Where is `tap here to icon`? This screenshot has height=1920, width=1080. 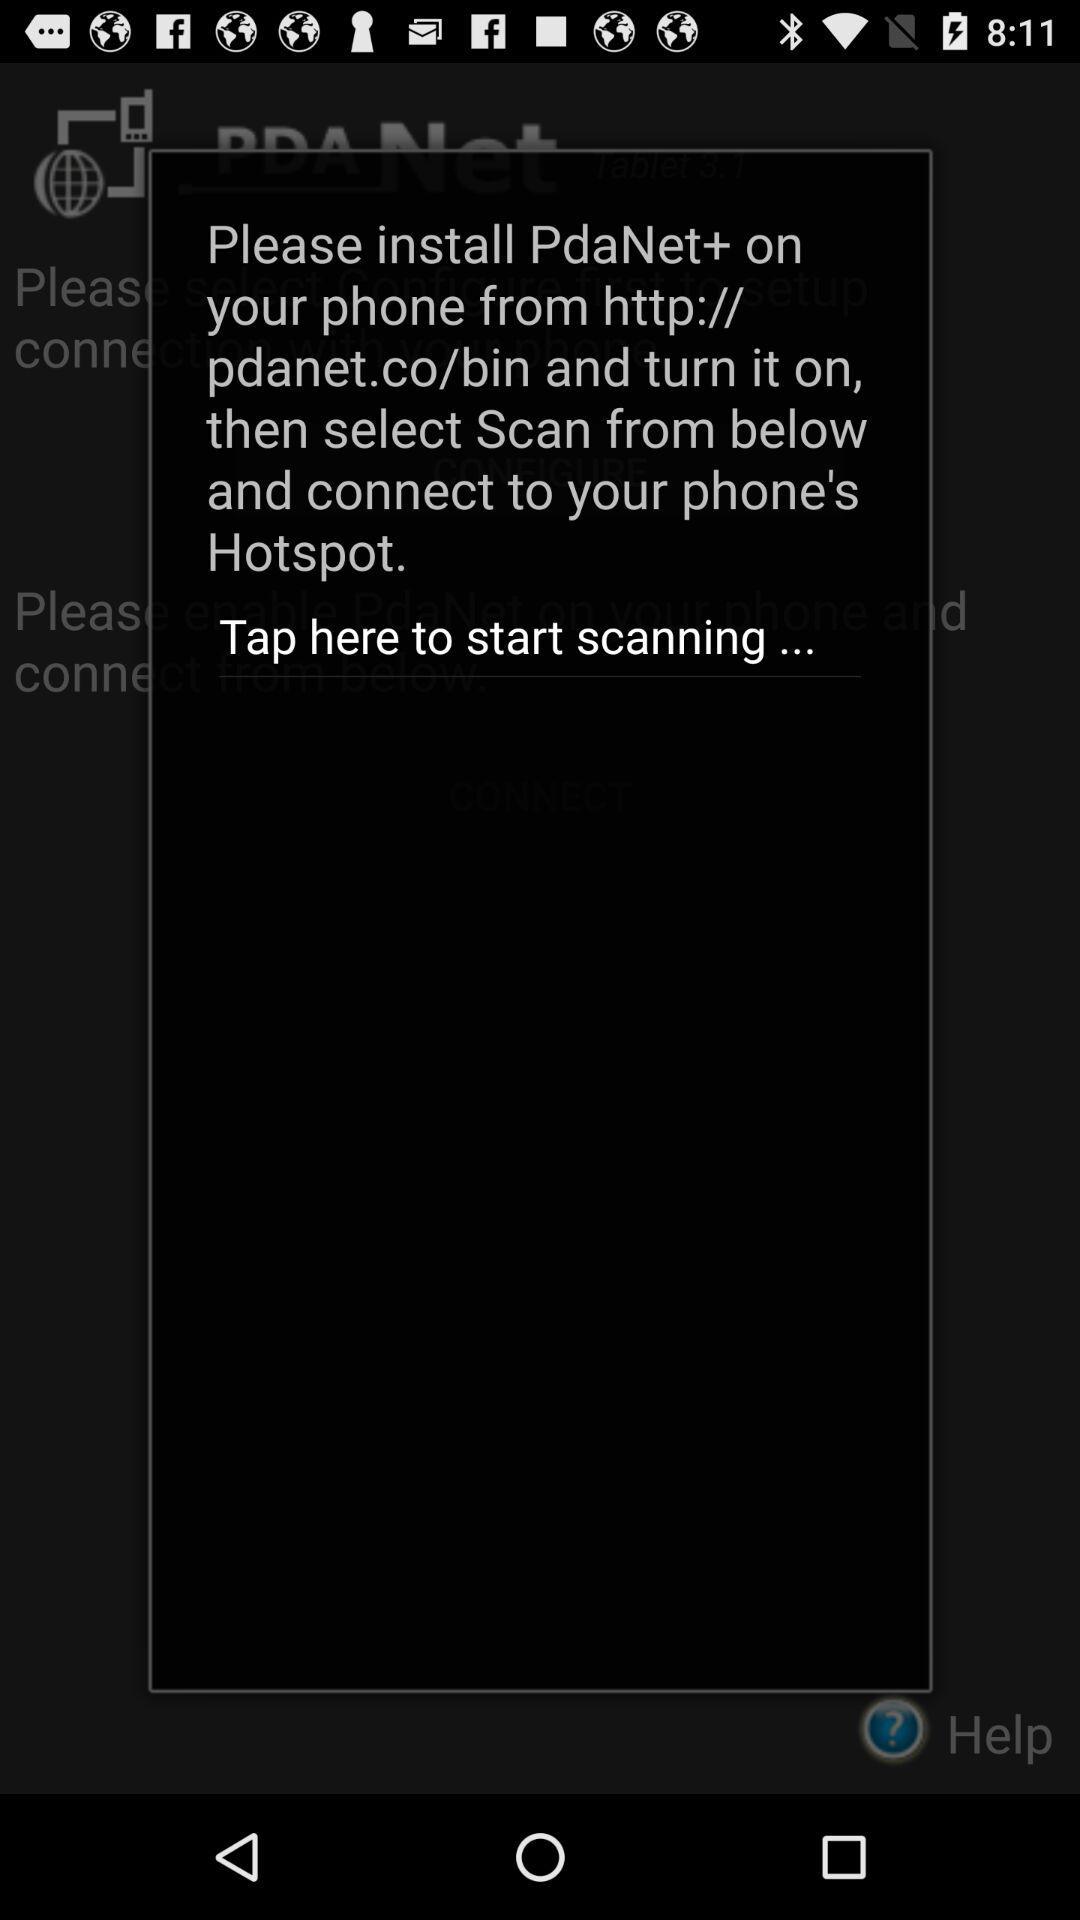 tap here to icon is located at coordinates (540, 636).